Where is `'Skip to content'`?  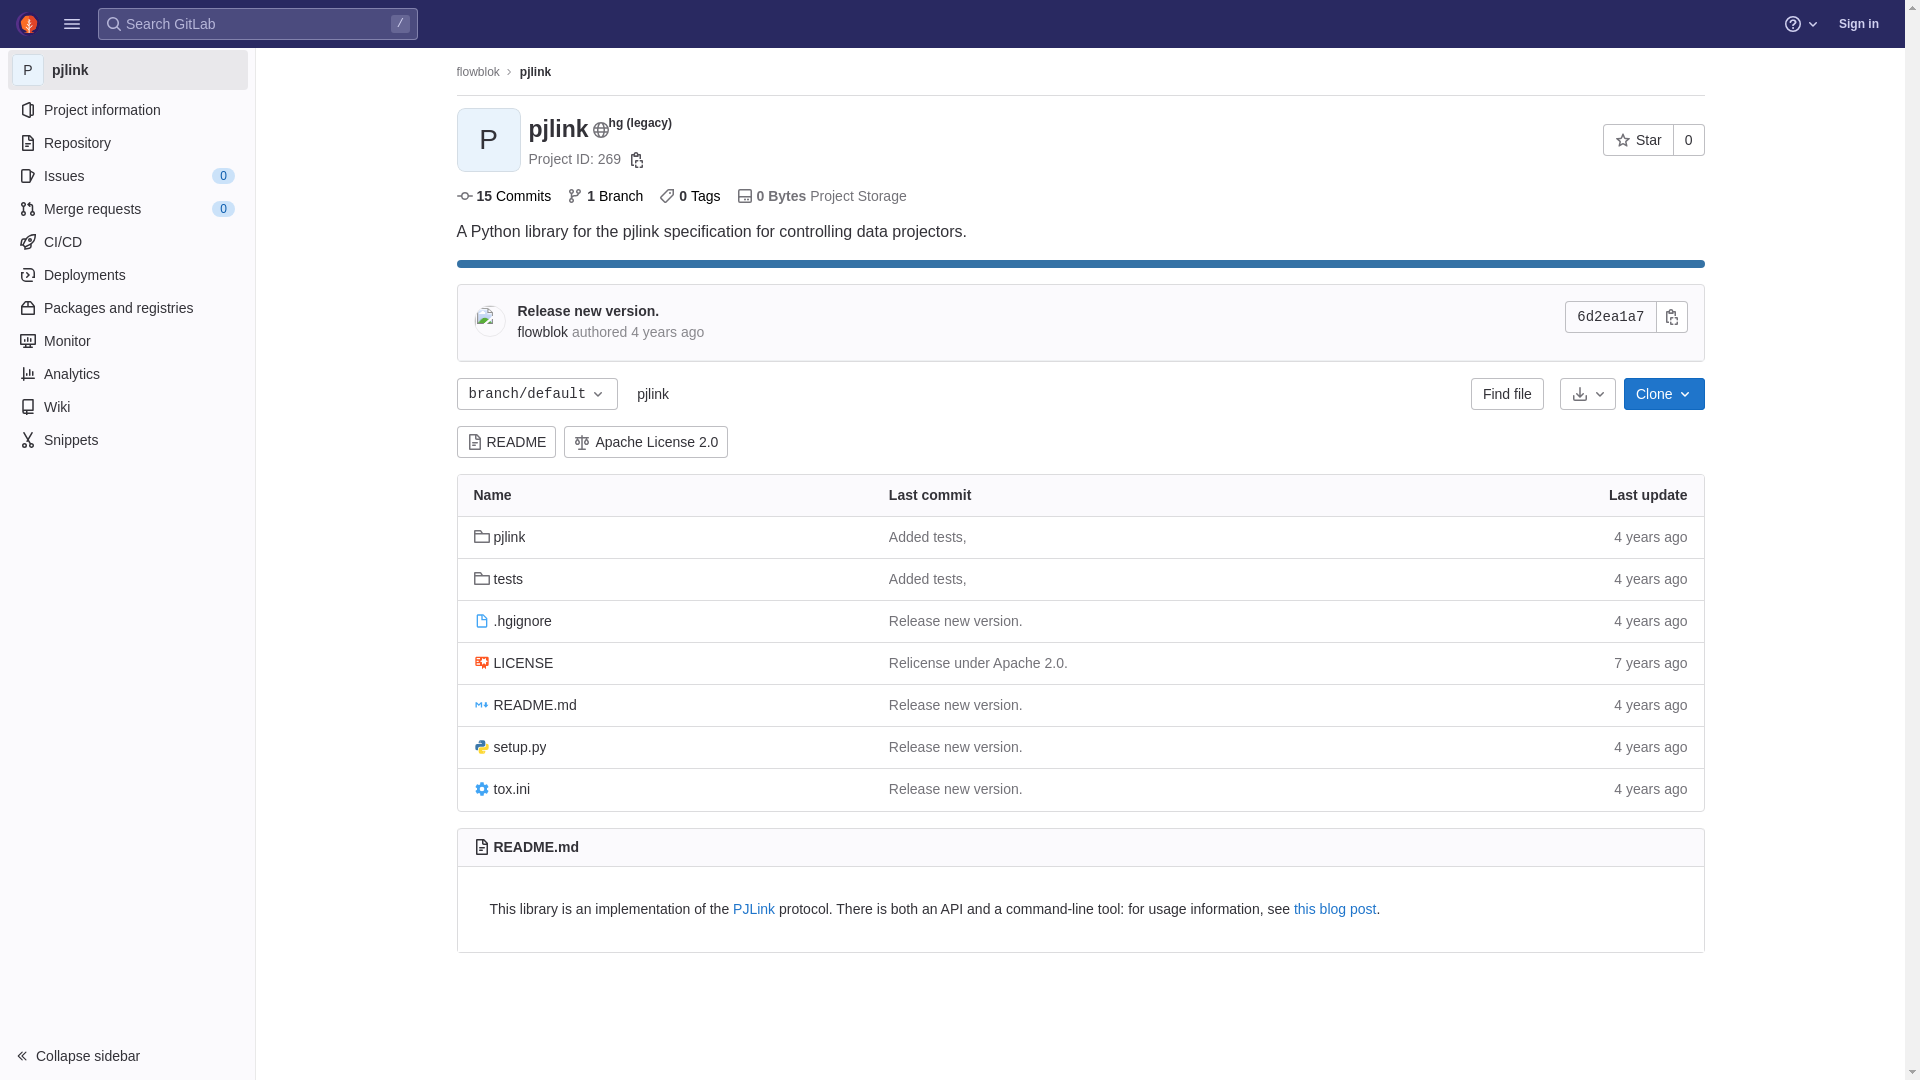 'Skip to content' is located at coordinates (15, 24).